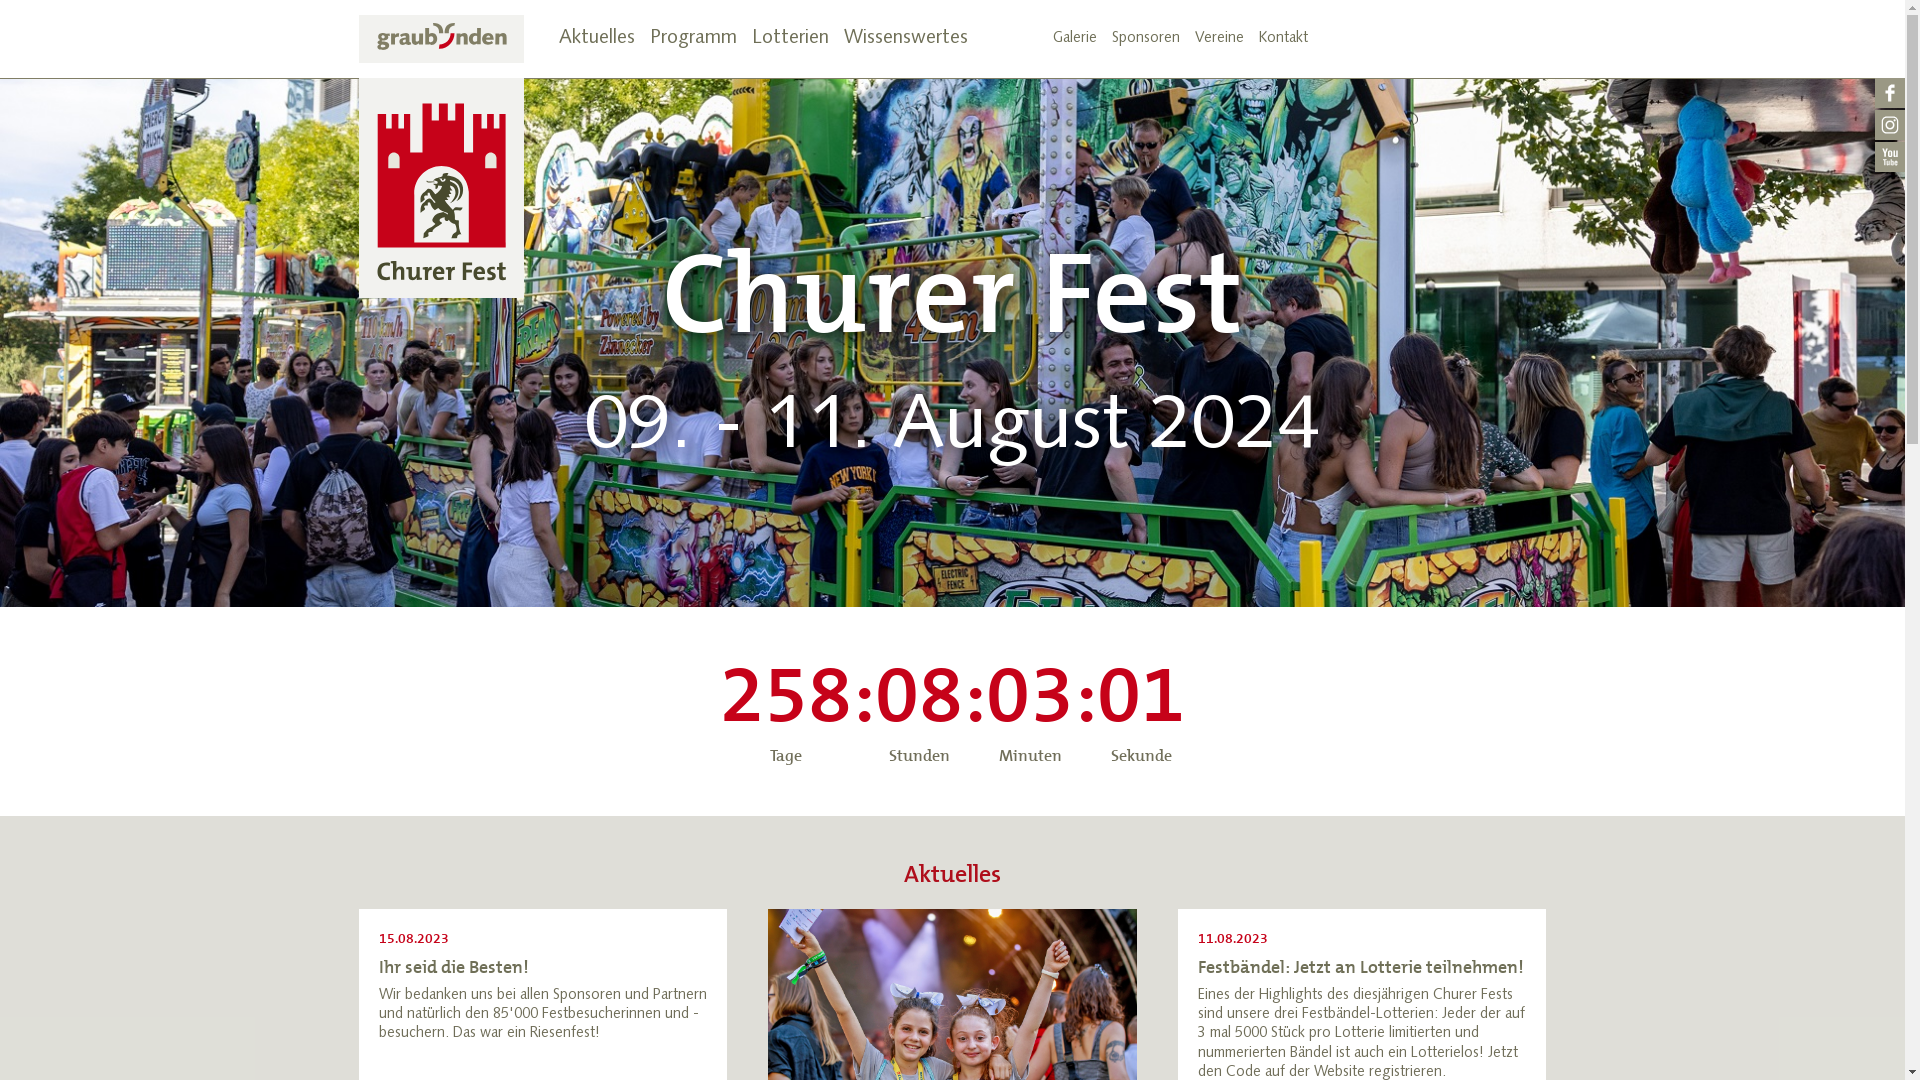 This screenshot has width=1920, height=1080. I want to click on 'Vereine', so click(1194, 38).